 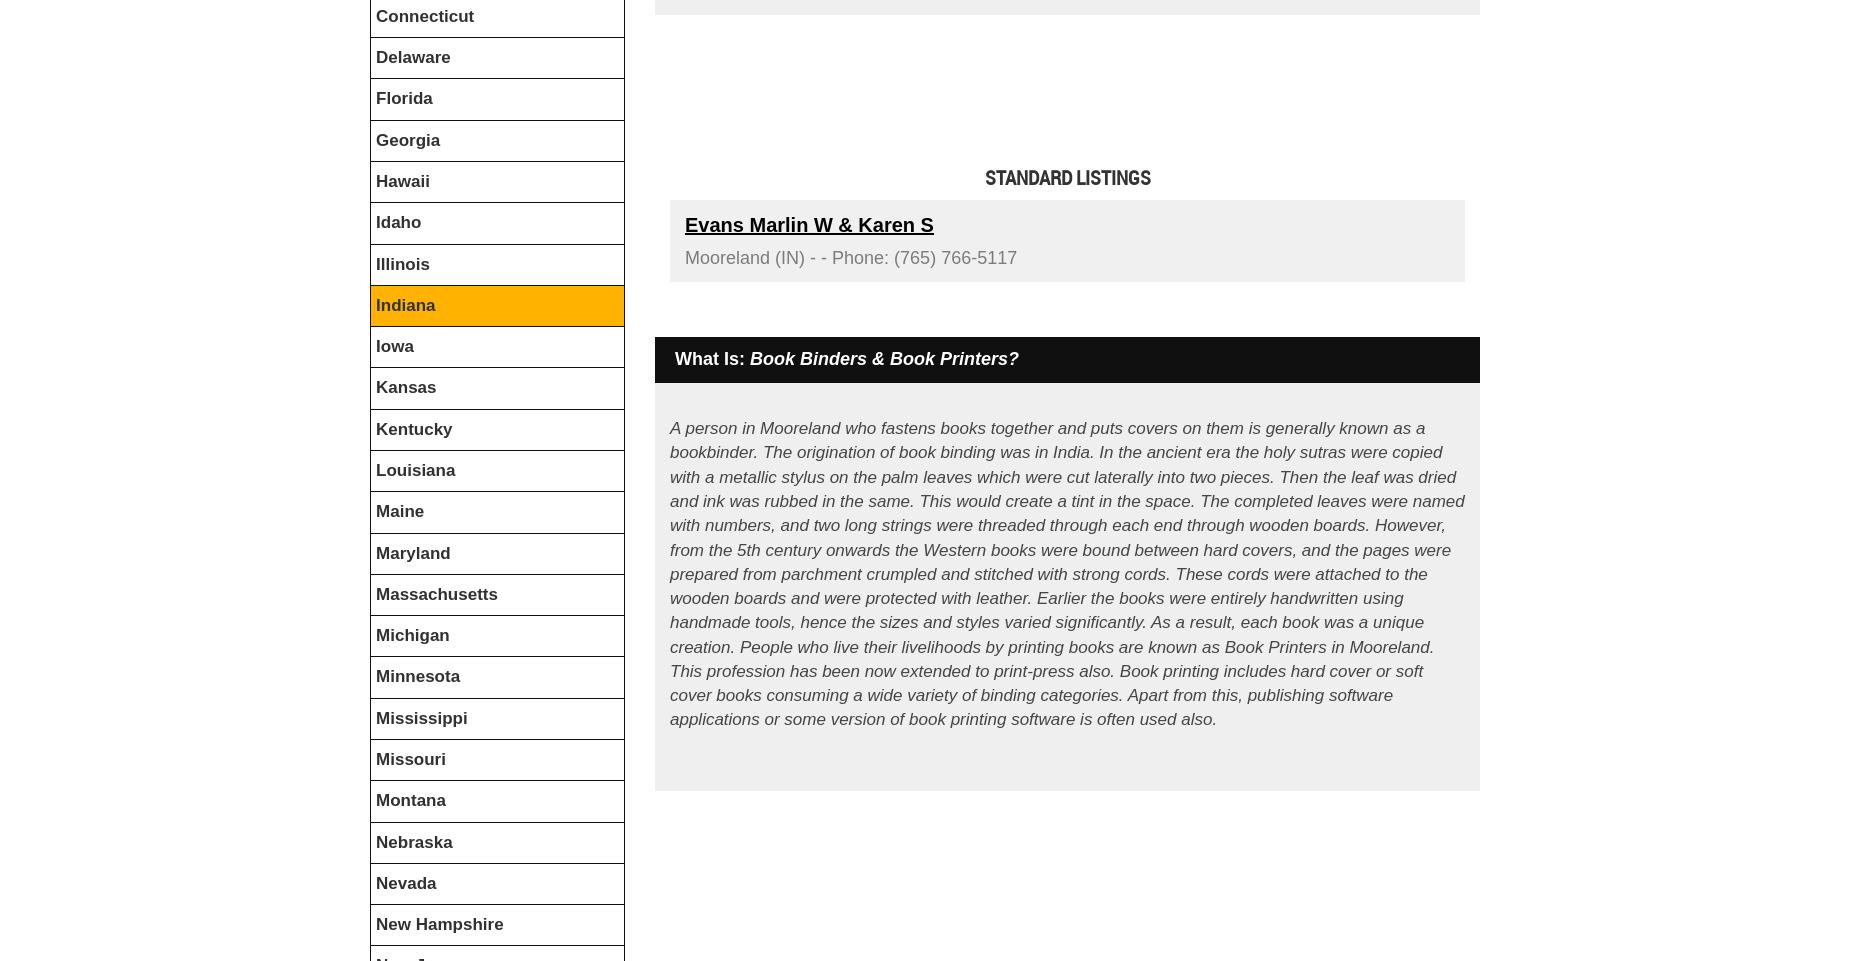 I want to click on 'Mississippi', so click(x=420, y=717).